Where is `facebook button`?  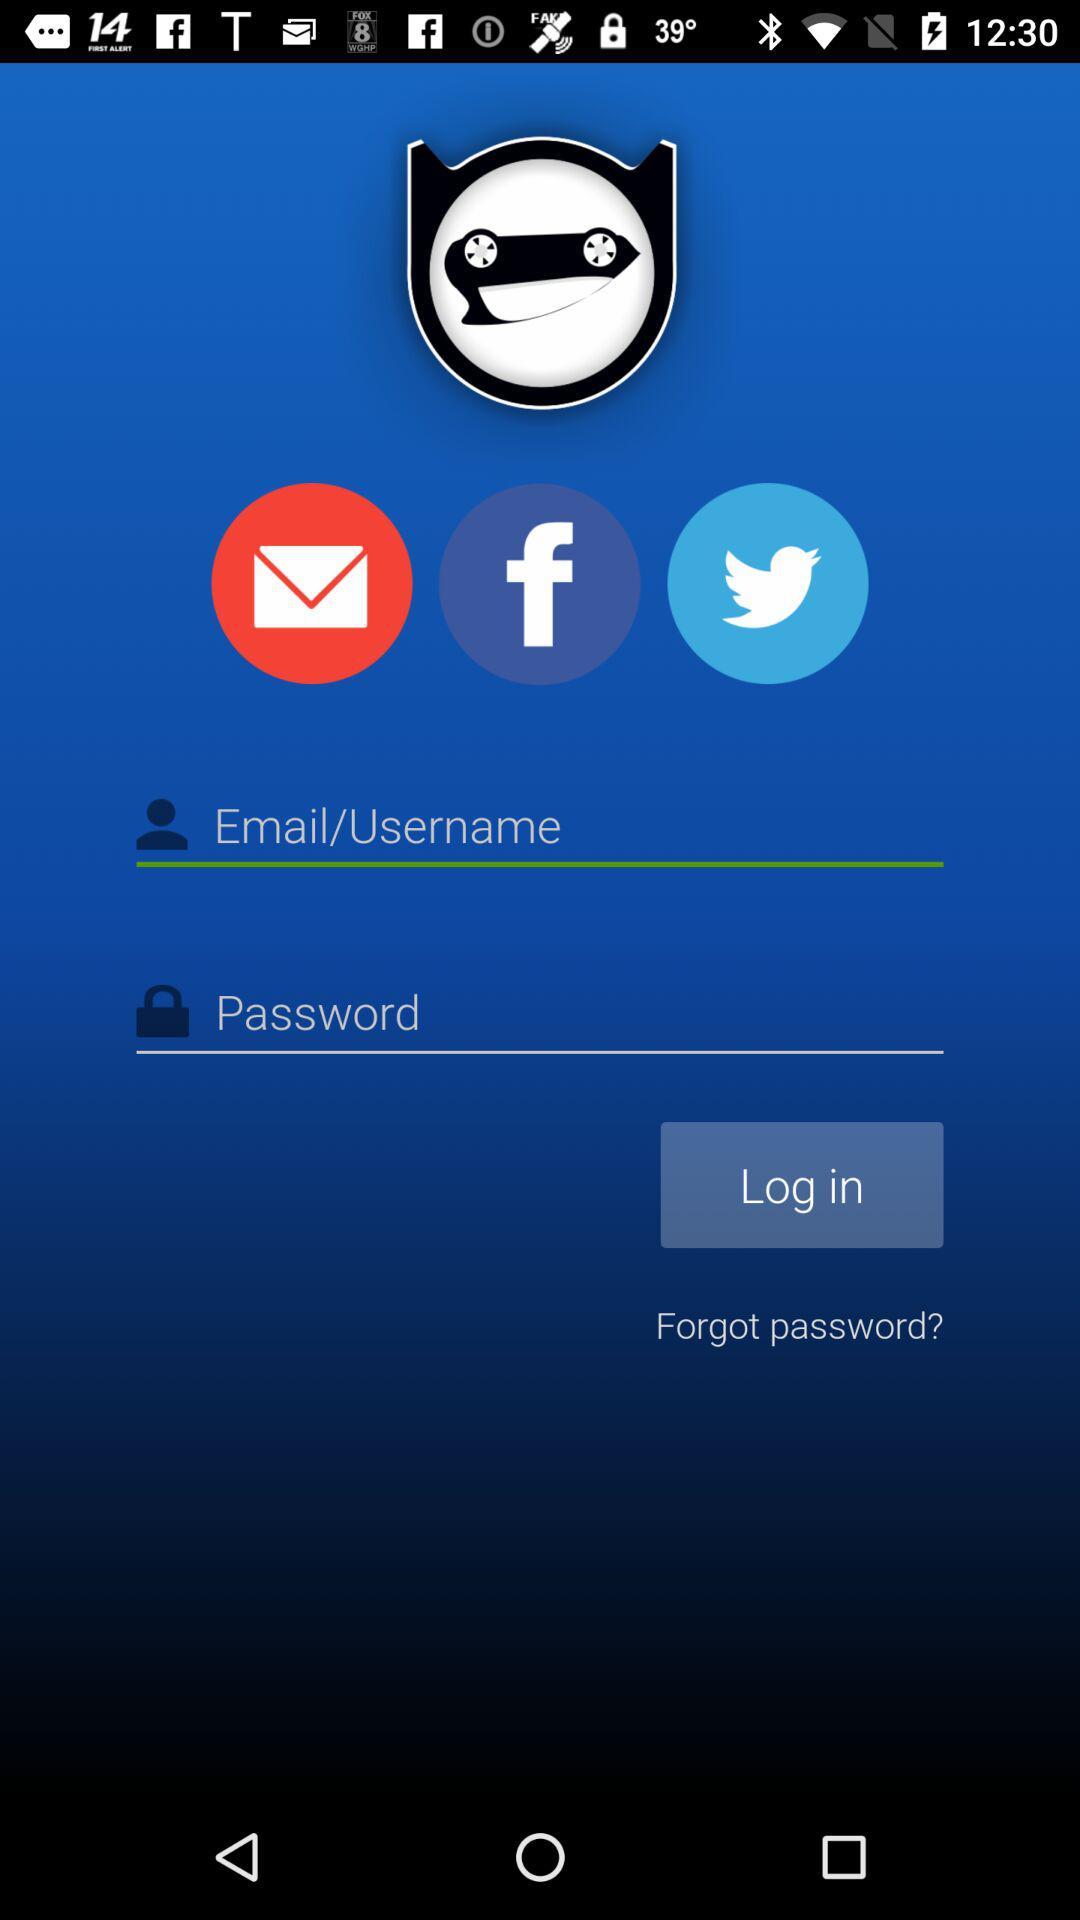 facebook button is located at coordinates (540, 583).